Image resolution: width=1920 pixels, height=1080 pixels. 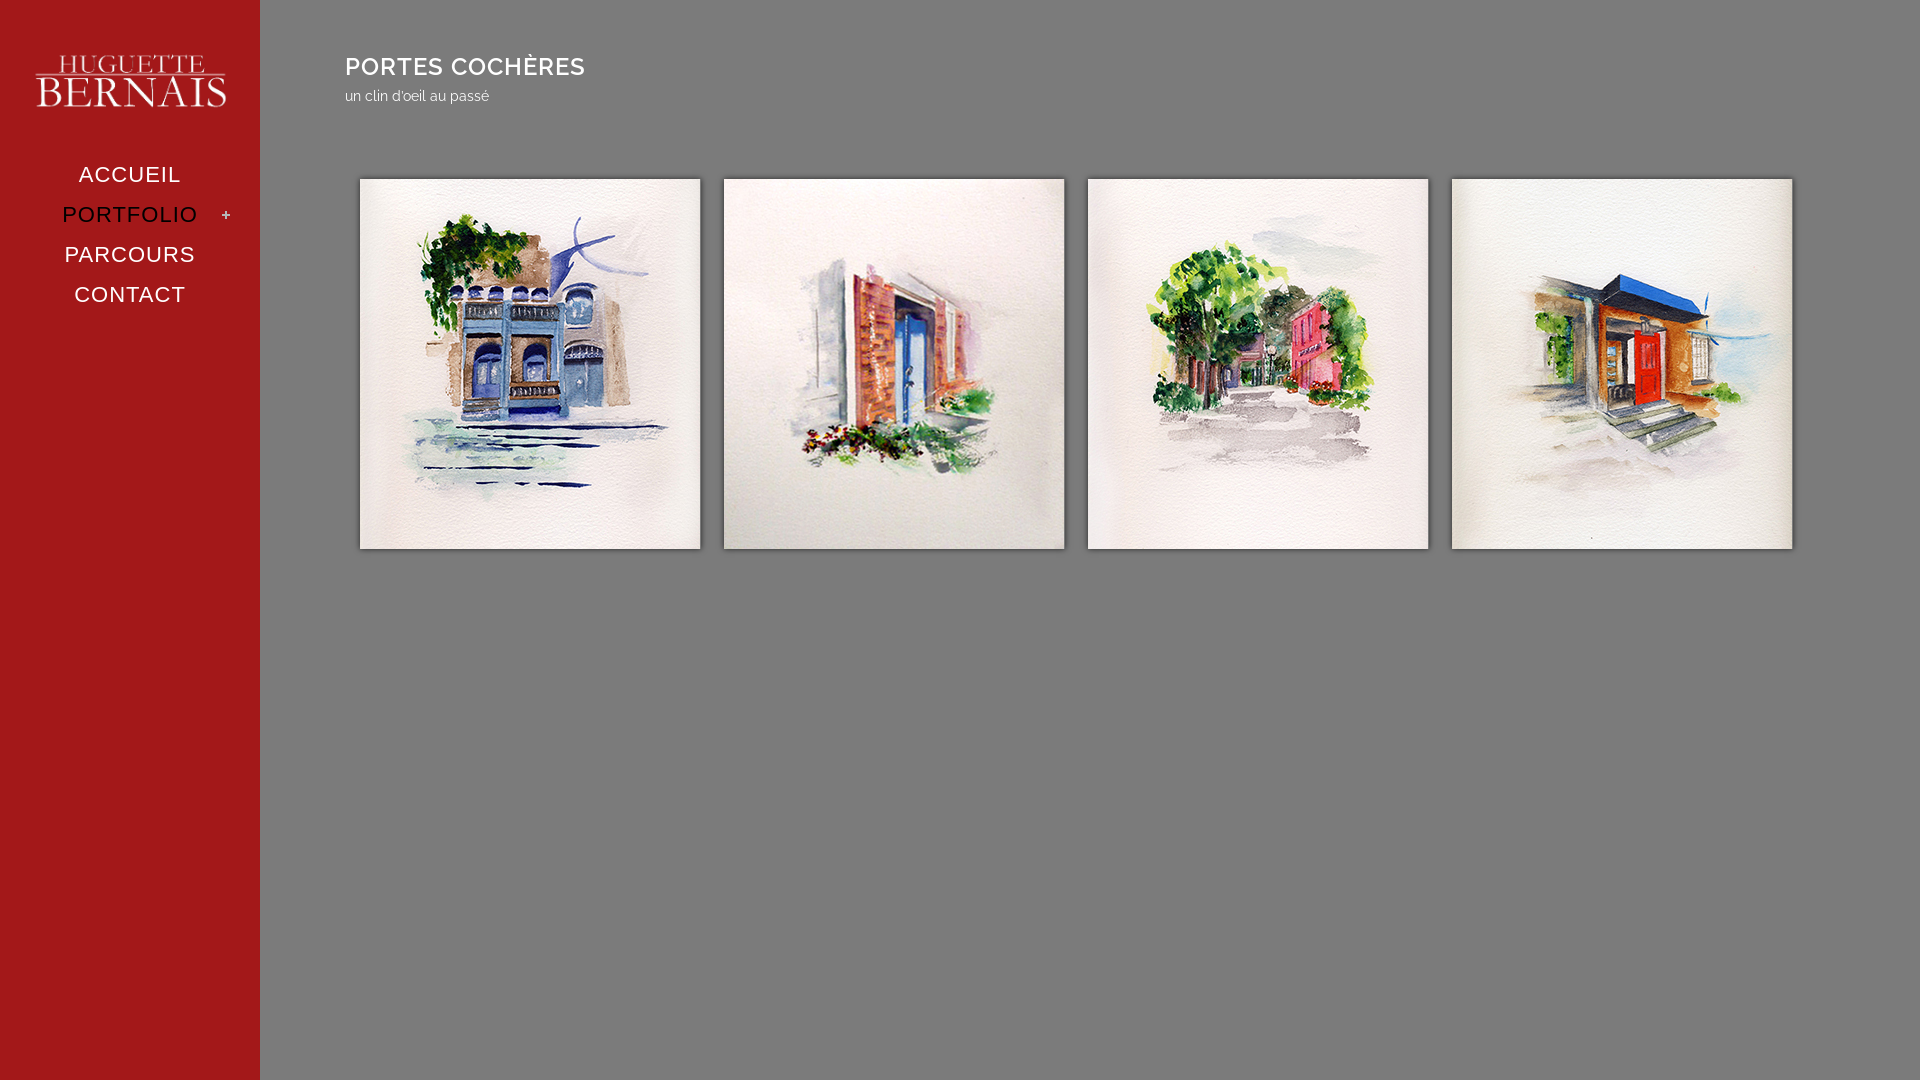 What do you see at coordinates (128, 173) in the screenshot?
I see `'ACCUEIL'` at bounding box center [128, 173].